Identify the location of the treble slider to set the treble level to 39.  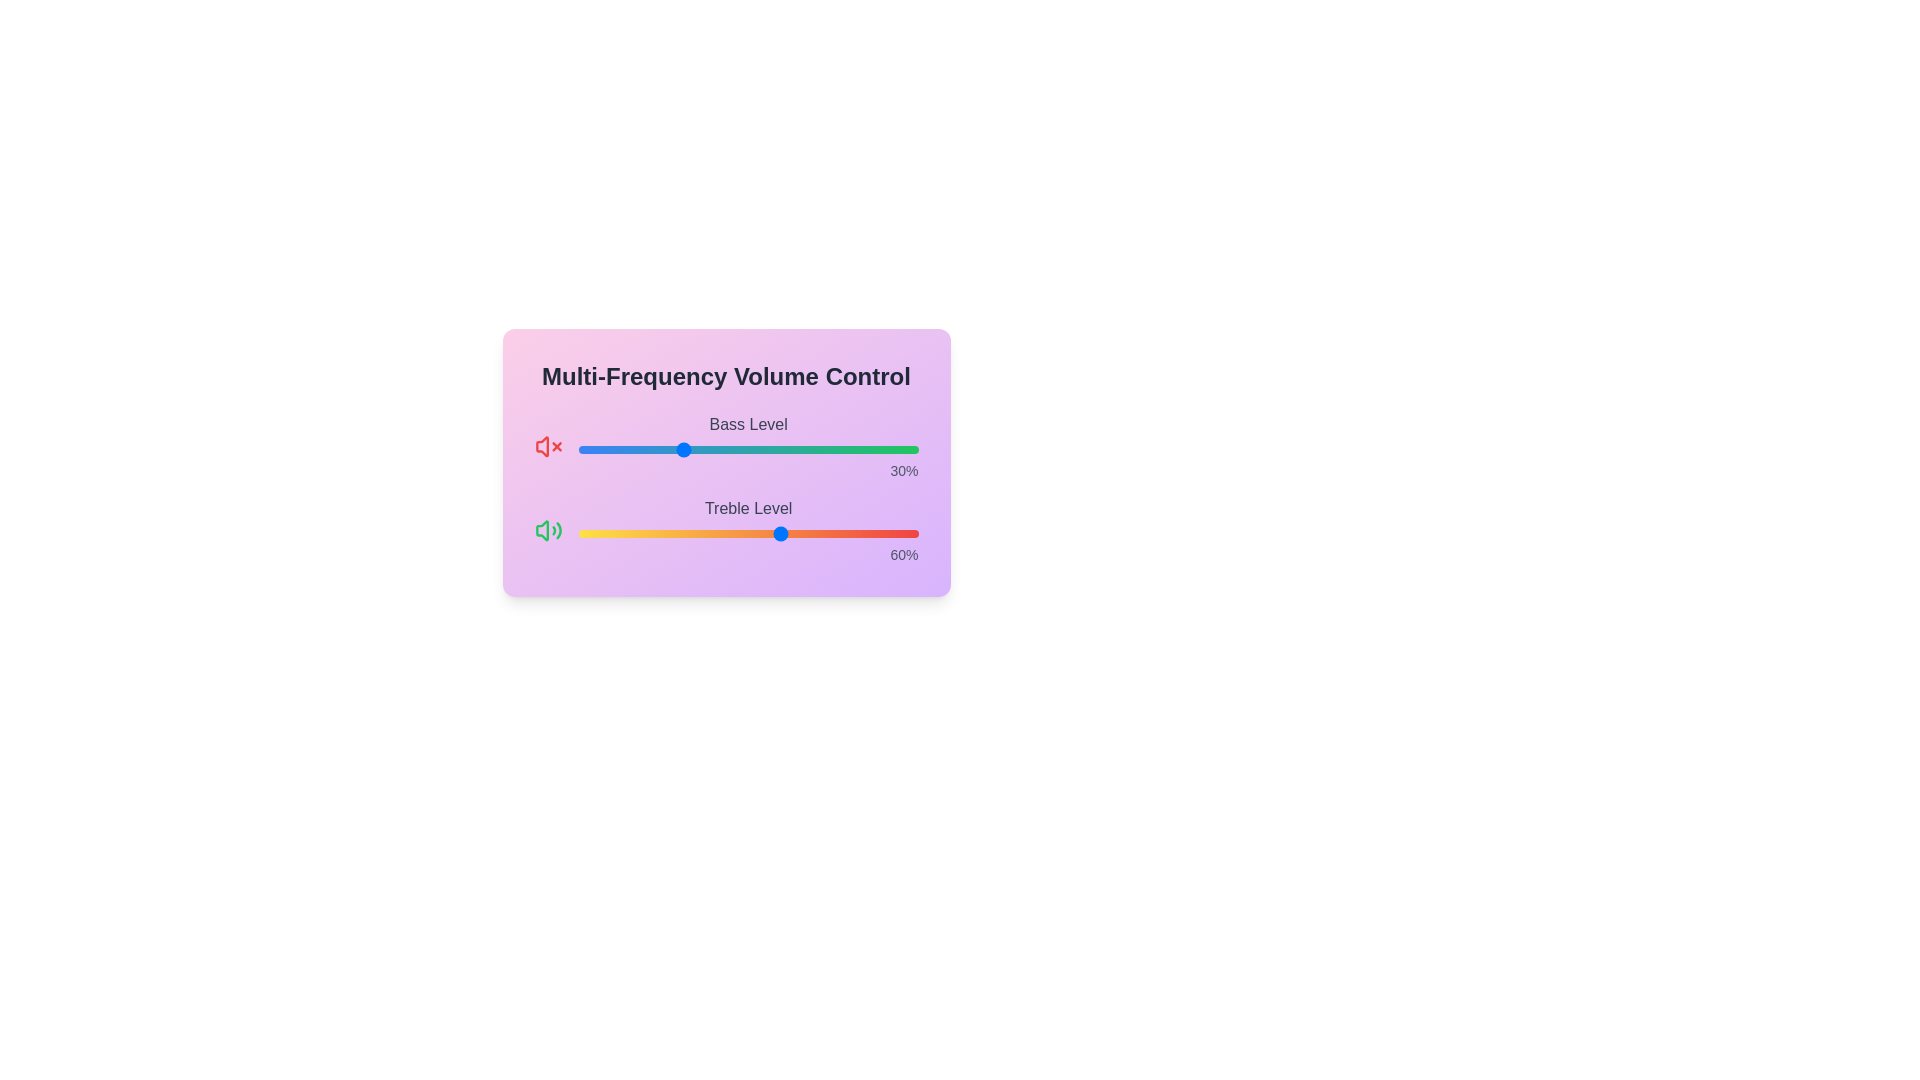
(711, 532).